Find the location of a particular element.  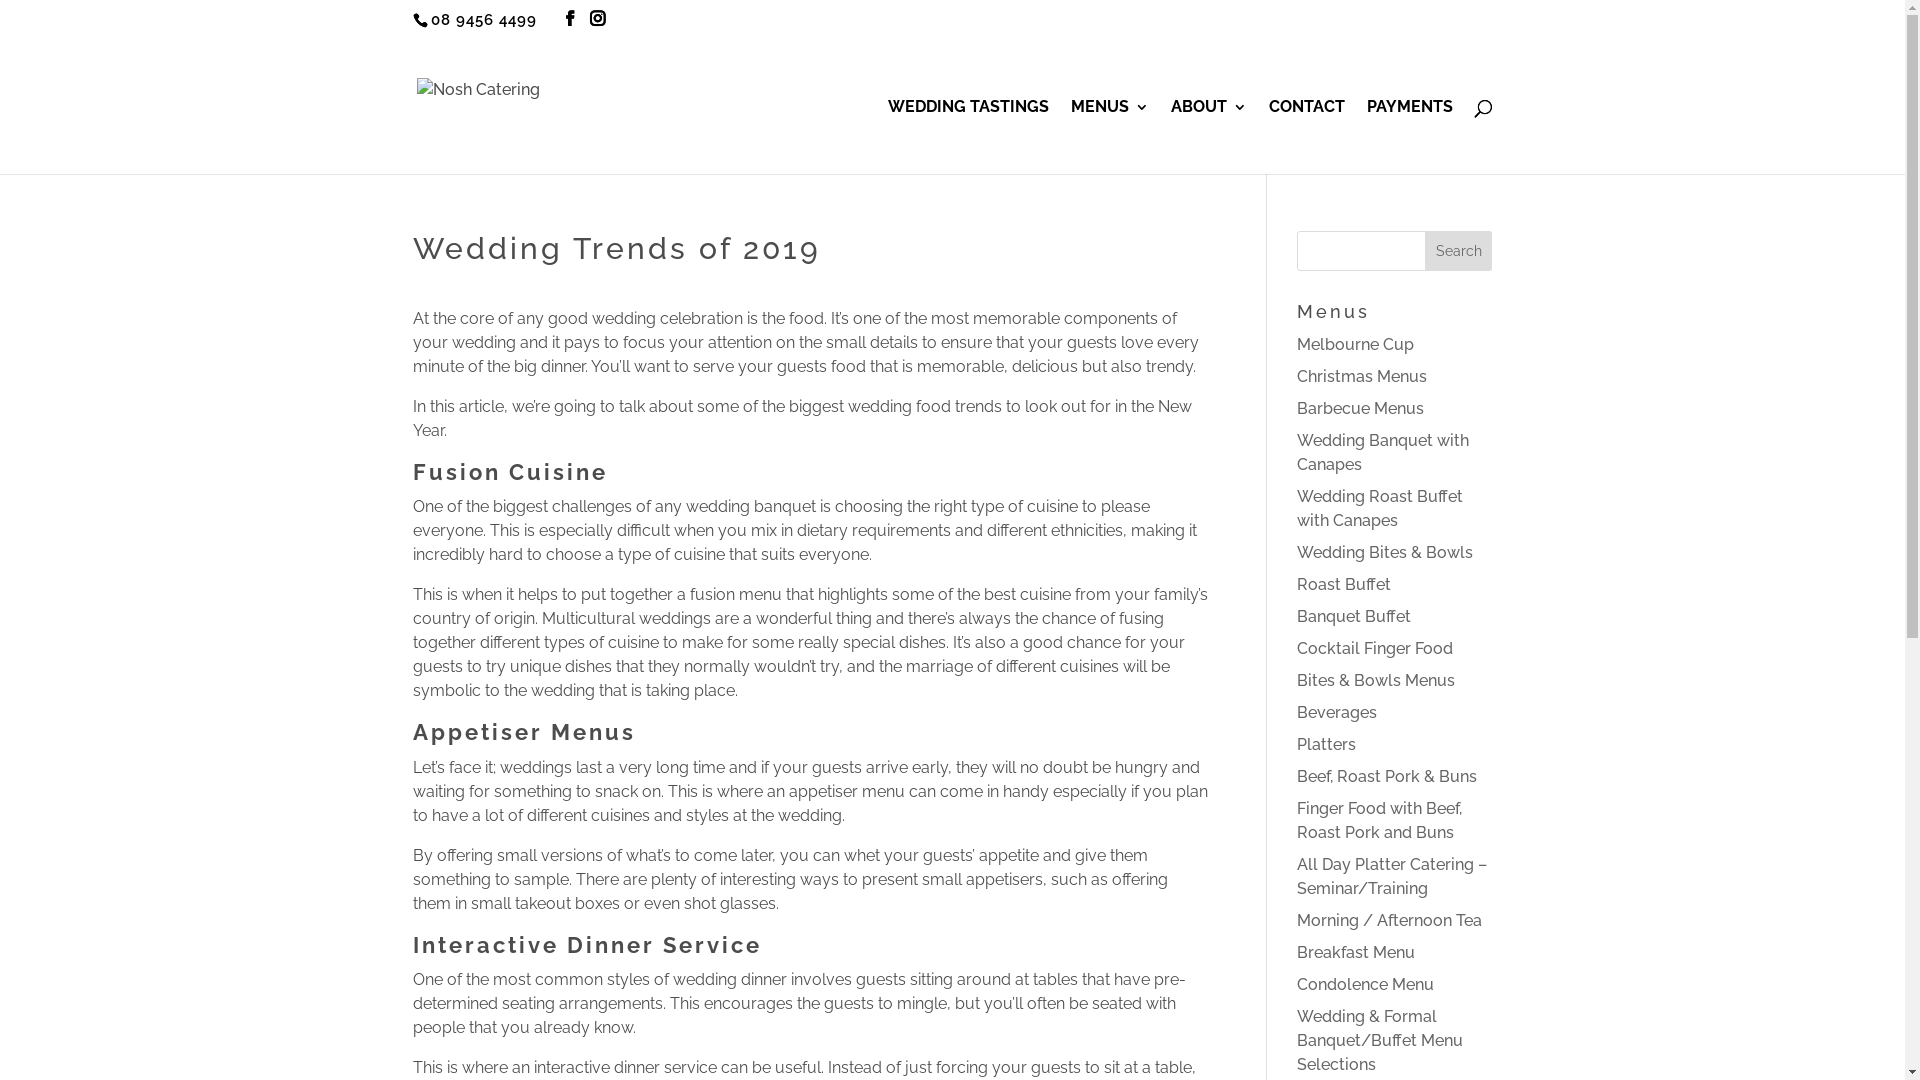

'Wedding Roast Buffet with Canapes' is located at coordinates (1379, 507).